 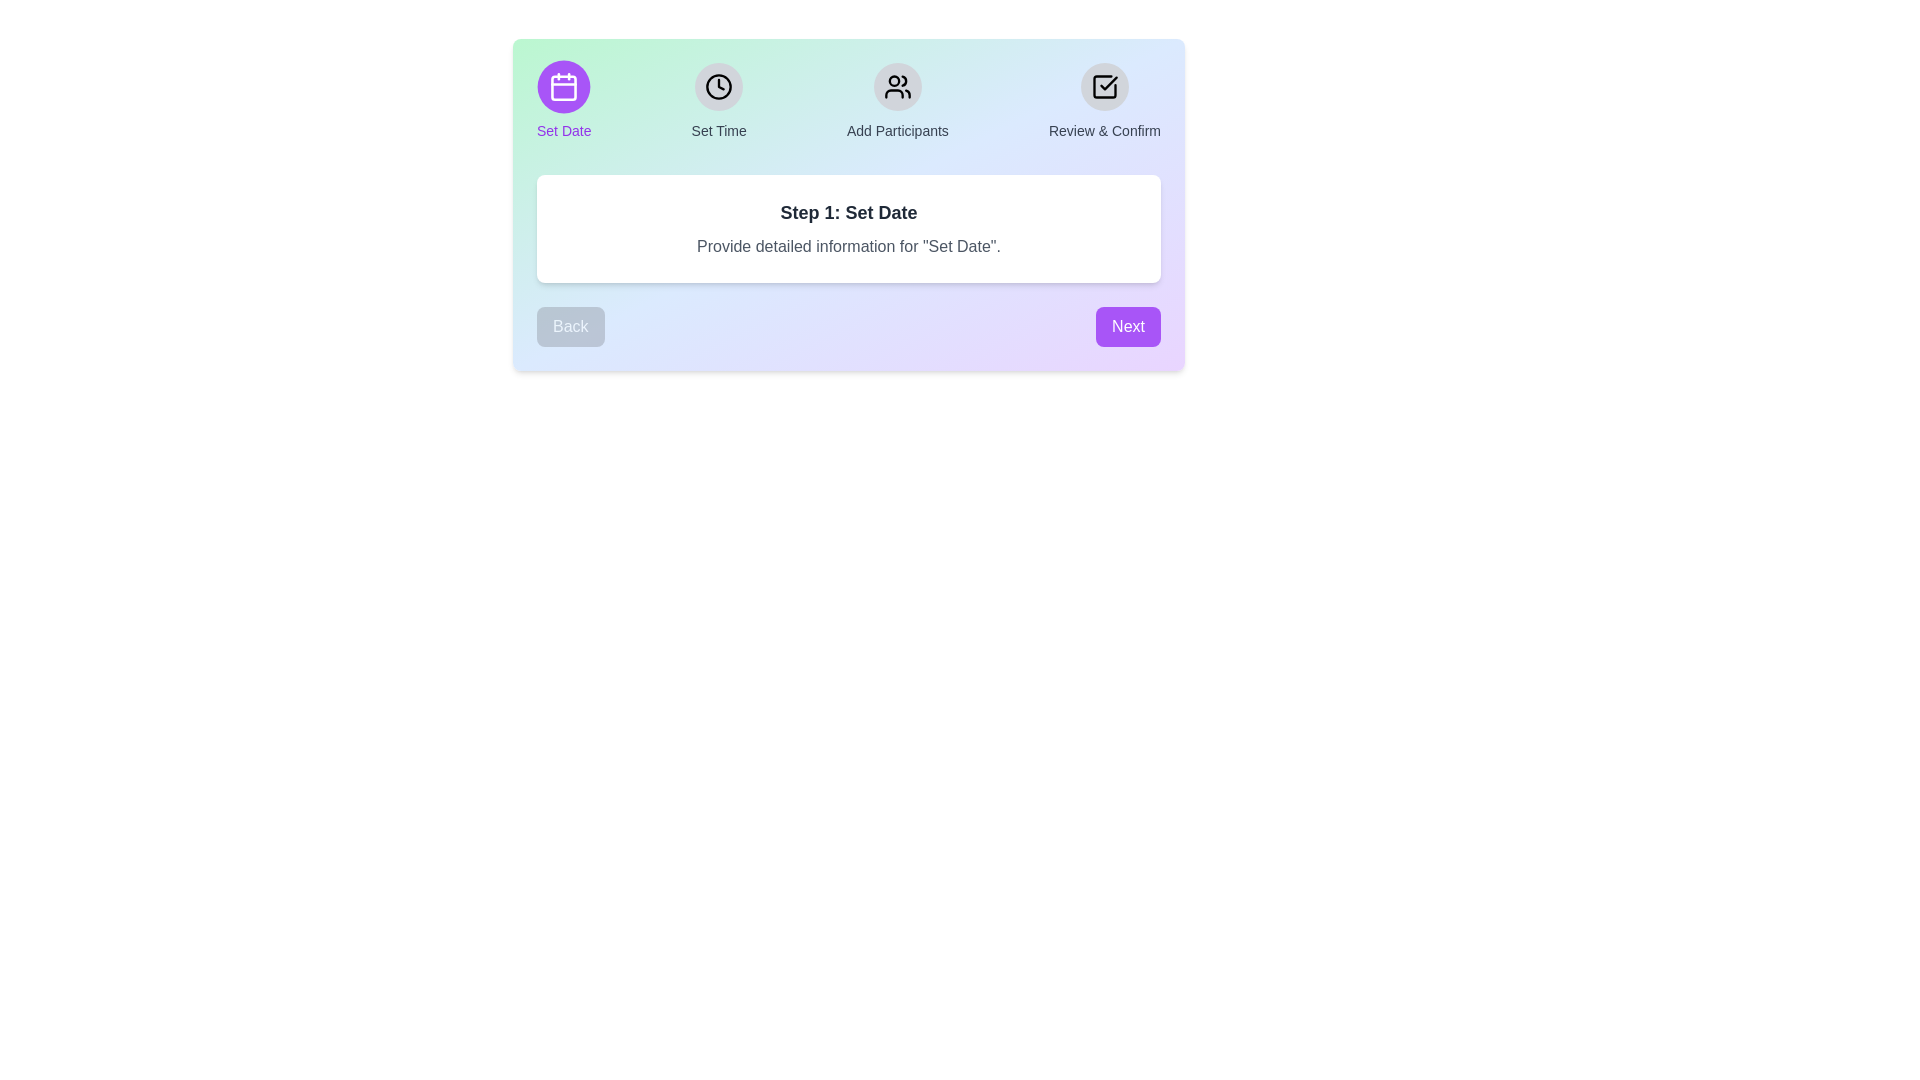 What do you see at coordinates (1128, 326) in the screenshot?
I see `'Next' button to navigate to the next step` at bounding box center [1128, 326].